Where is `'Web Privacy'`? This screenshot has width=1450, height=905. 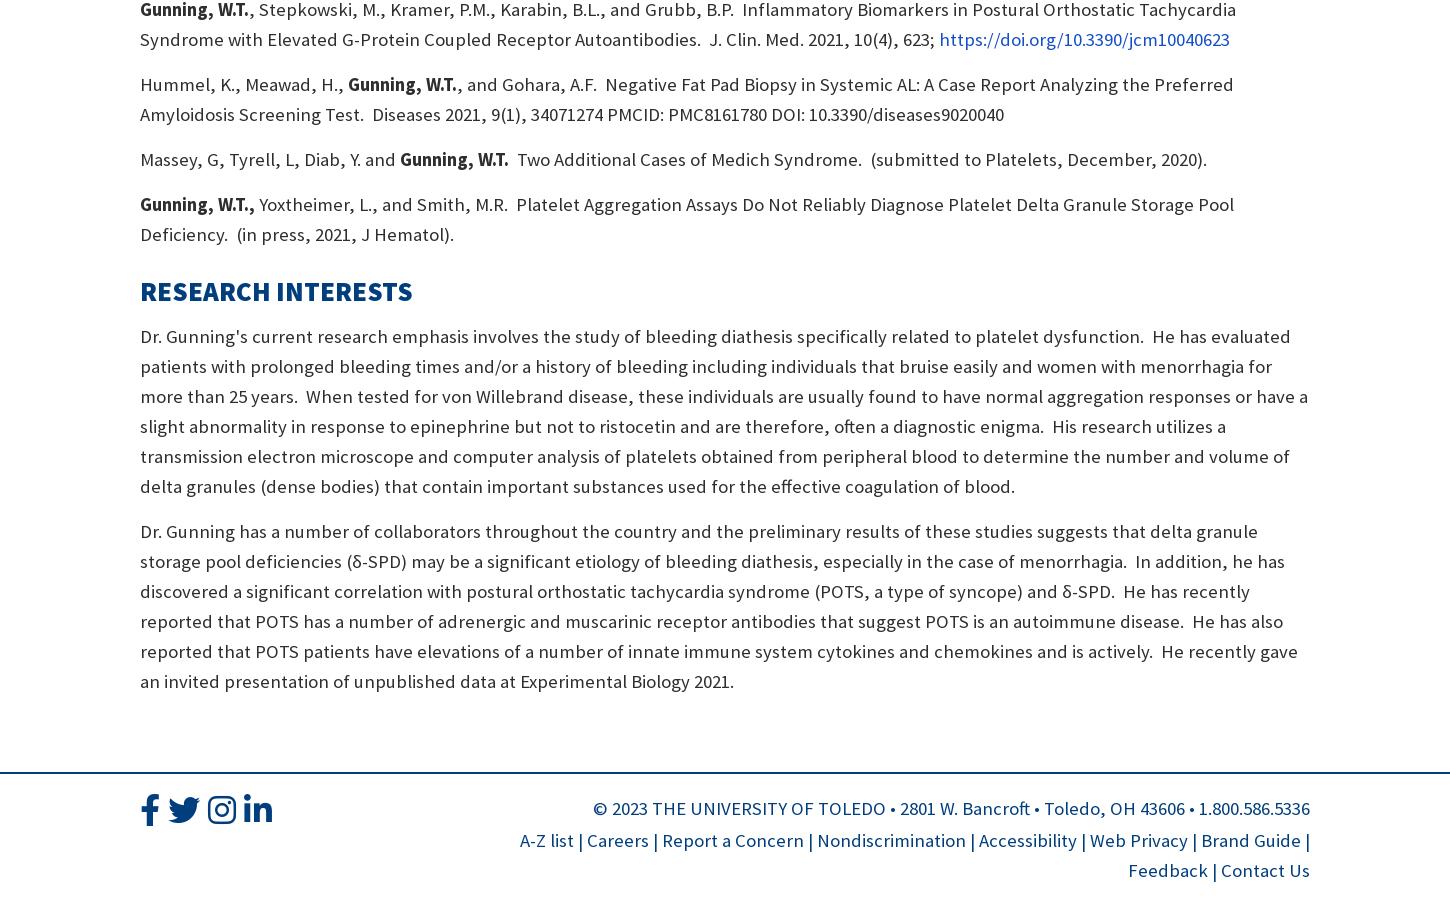 'Web Privacy' is located at coordinates (1136, 839).